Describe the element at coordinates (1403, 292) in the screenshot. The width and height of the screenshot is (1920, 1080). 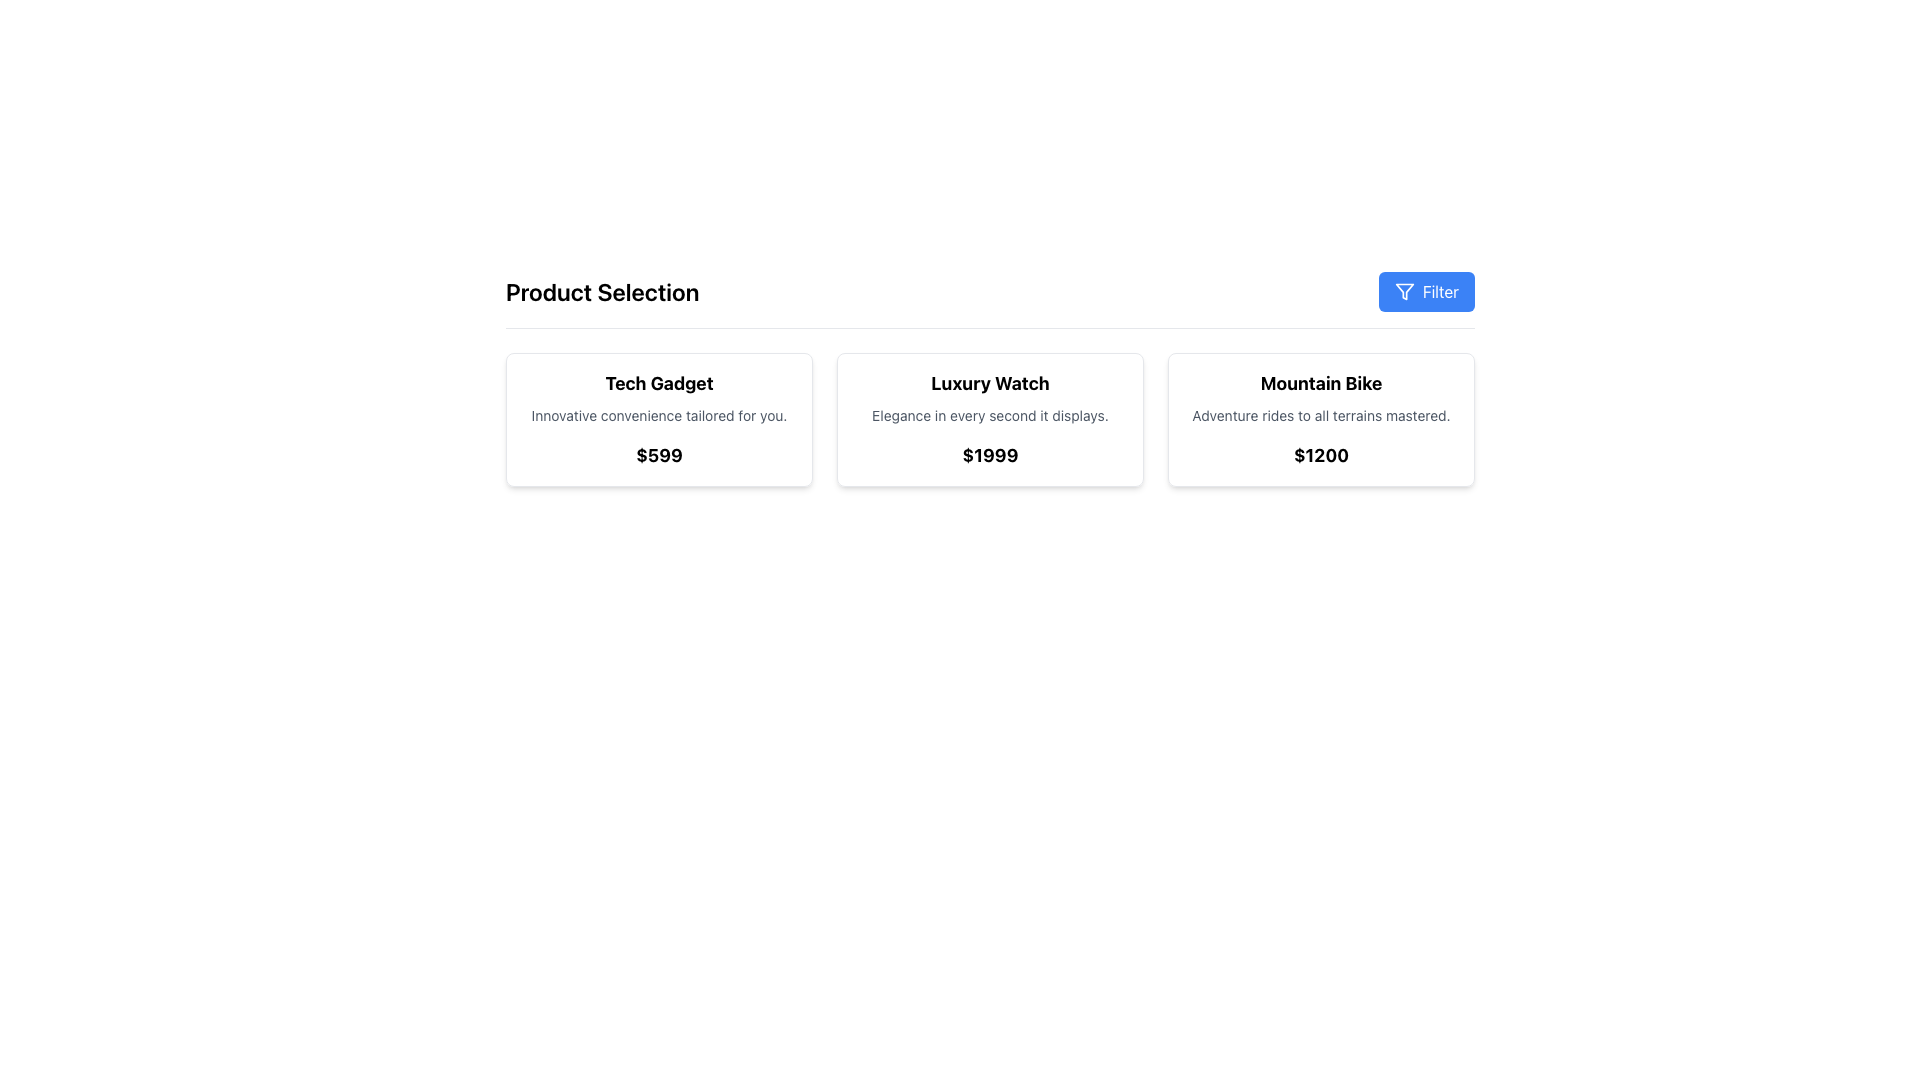
I see `the blue rectangular button containing the filled funnel-shaped icon located to the left of the label 'Filter' in the upper-right corner of the interface` at that location.